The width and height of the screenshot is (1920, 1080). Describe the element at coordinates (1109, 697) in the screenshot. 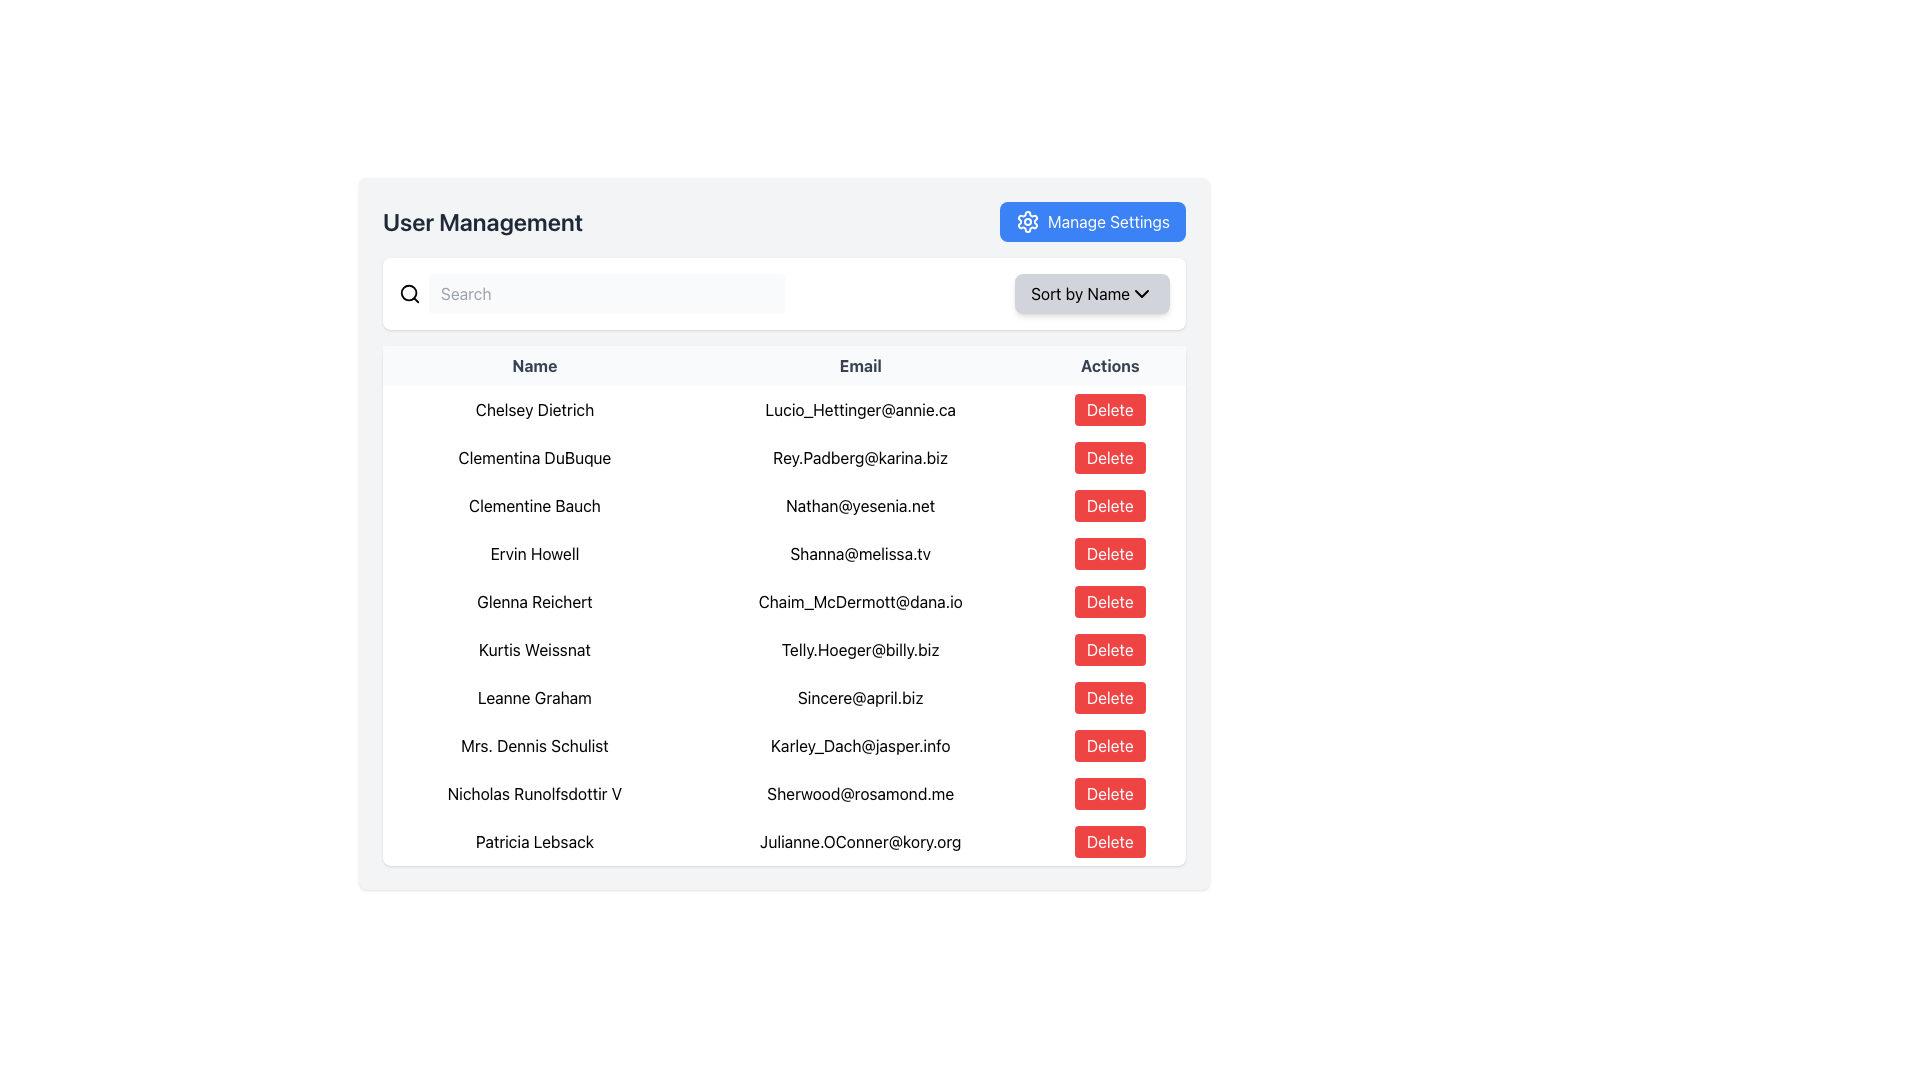

I see `the delete button in the 'Actions' column of the table, which is associated with the email address 'Sincere@april.biz'. This button is the eighth in the sequence of similar buttons` at that location.